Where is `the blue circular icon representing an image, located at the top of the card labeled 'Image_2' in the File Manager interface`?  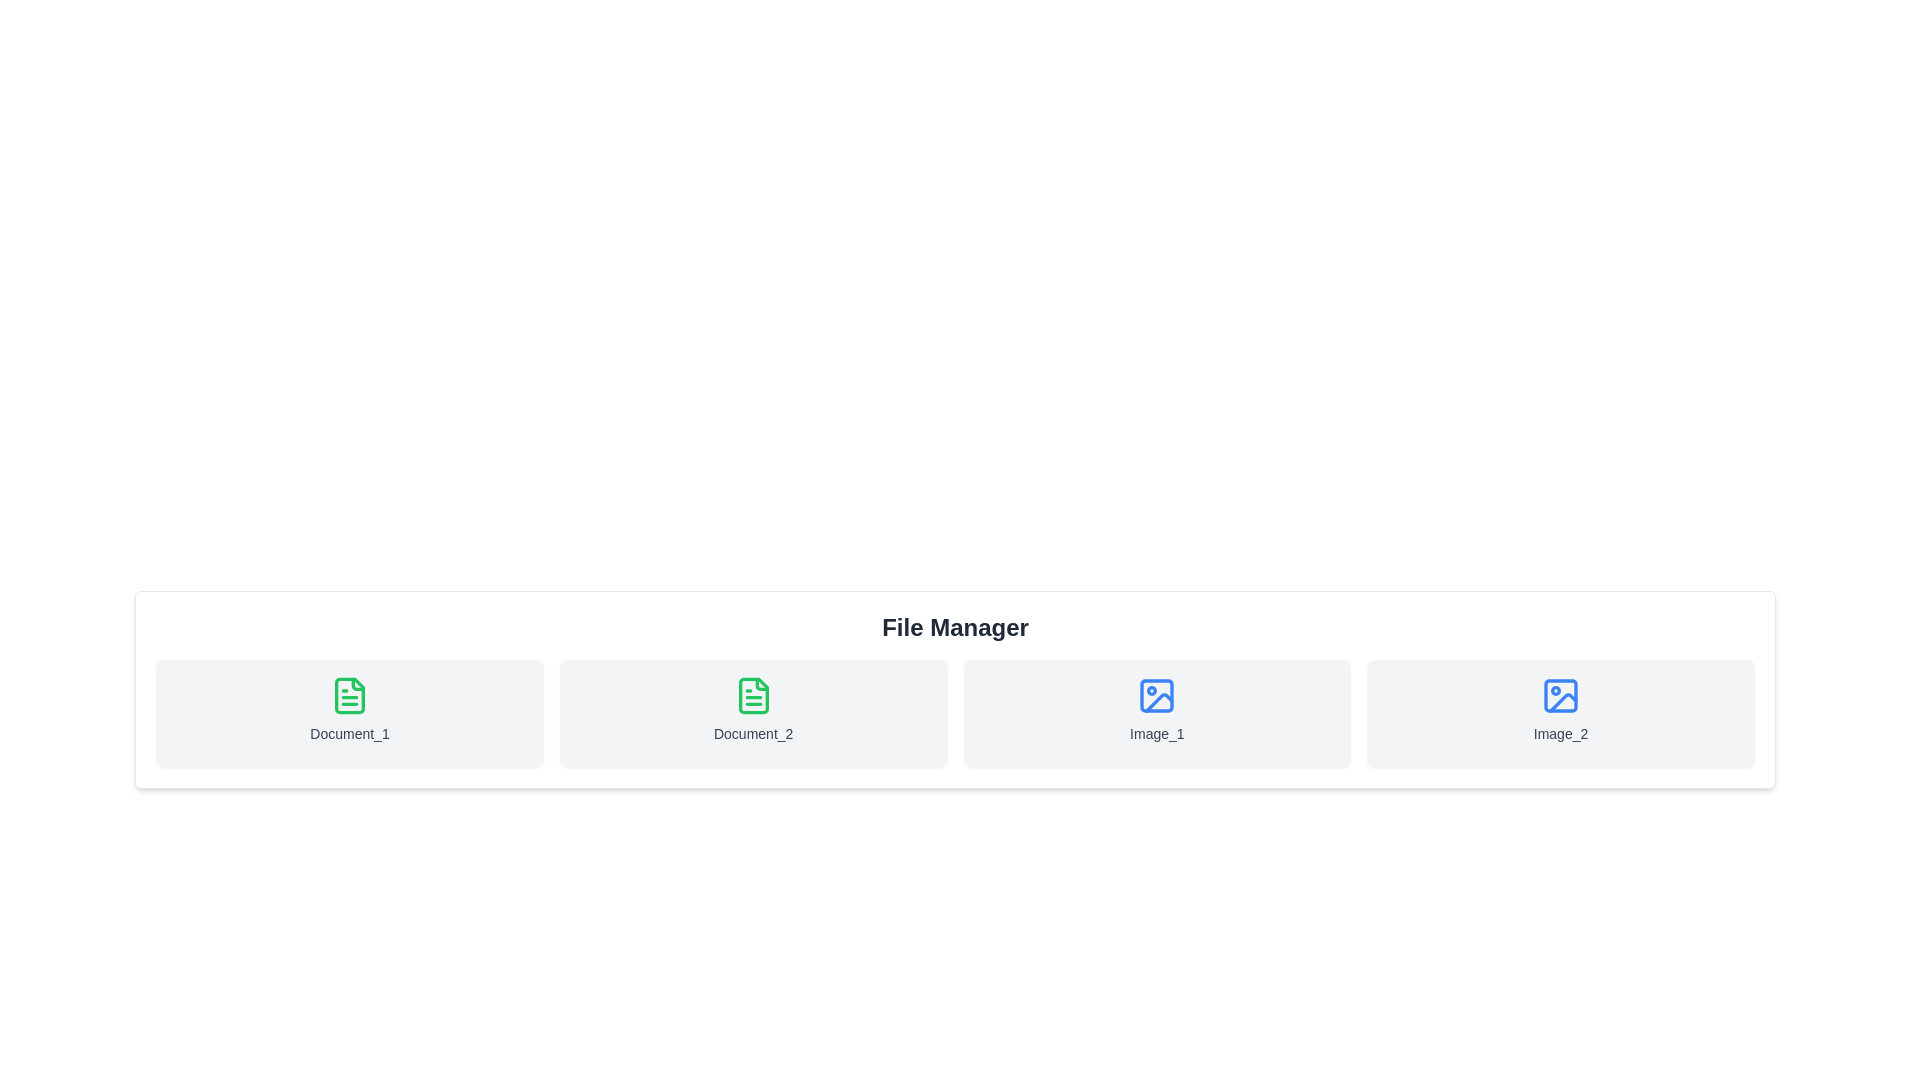
the blue circular icon representing an image, located at the top of the card labeled 'Image_2' in the File Manager interface is located at coordinates (1559, 694).